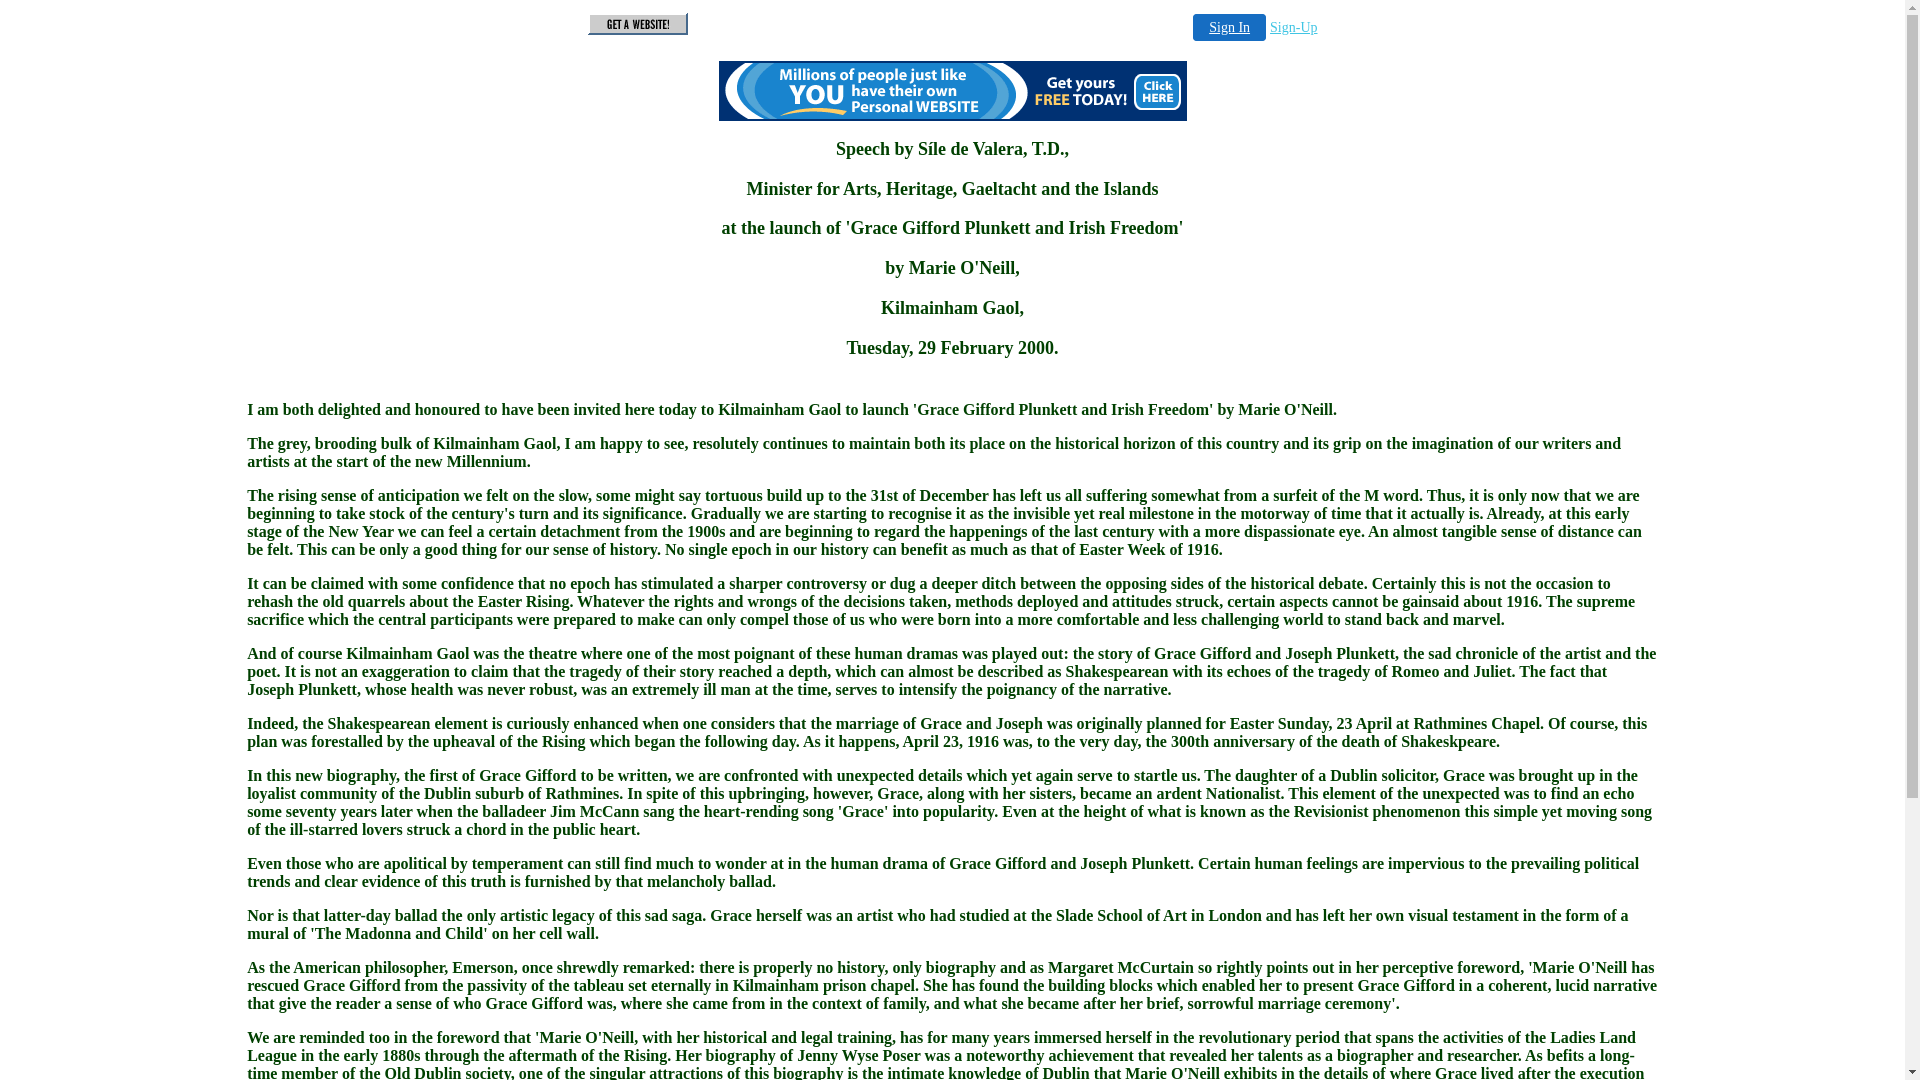 The width and height of the screenshot is (1920, 1080). I want to click on 'Sign In', so click(1228, 27).